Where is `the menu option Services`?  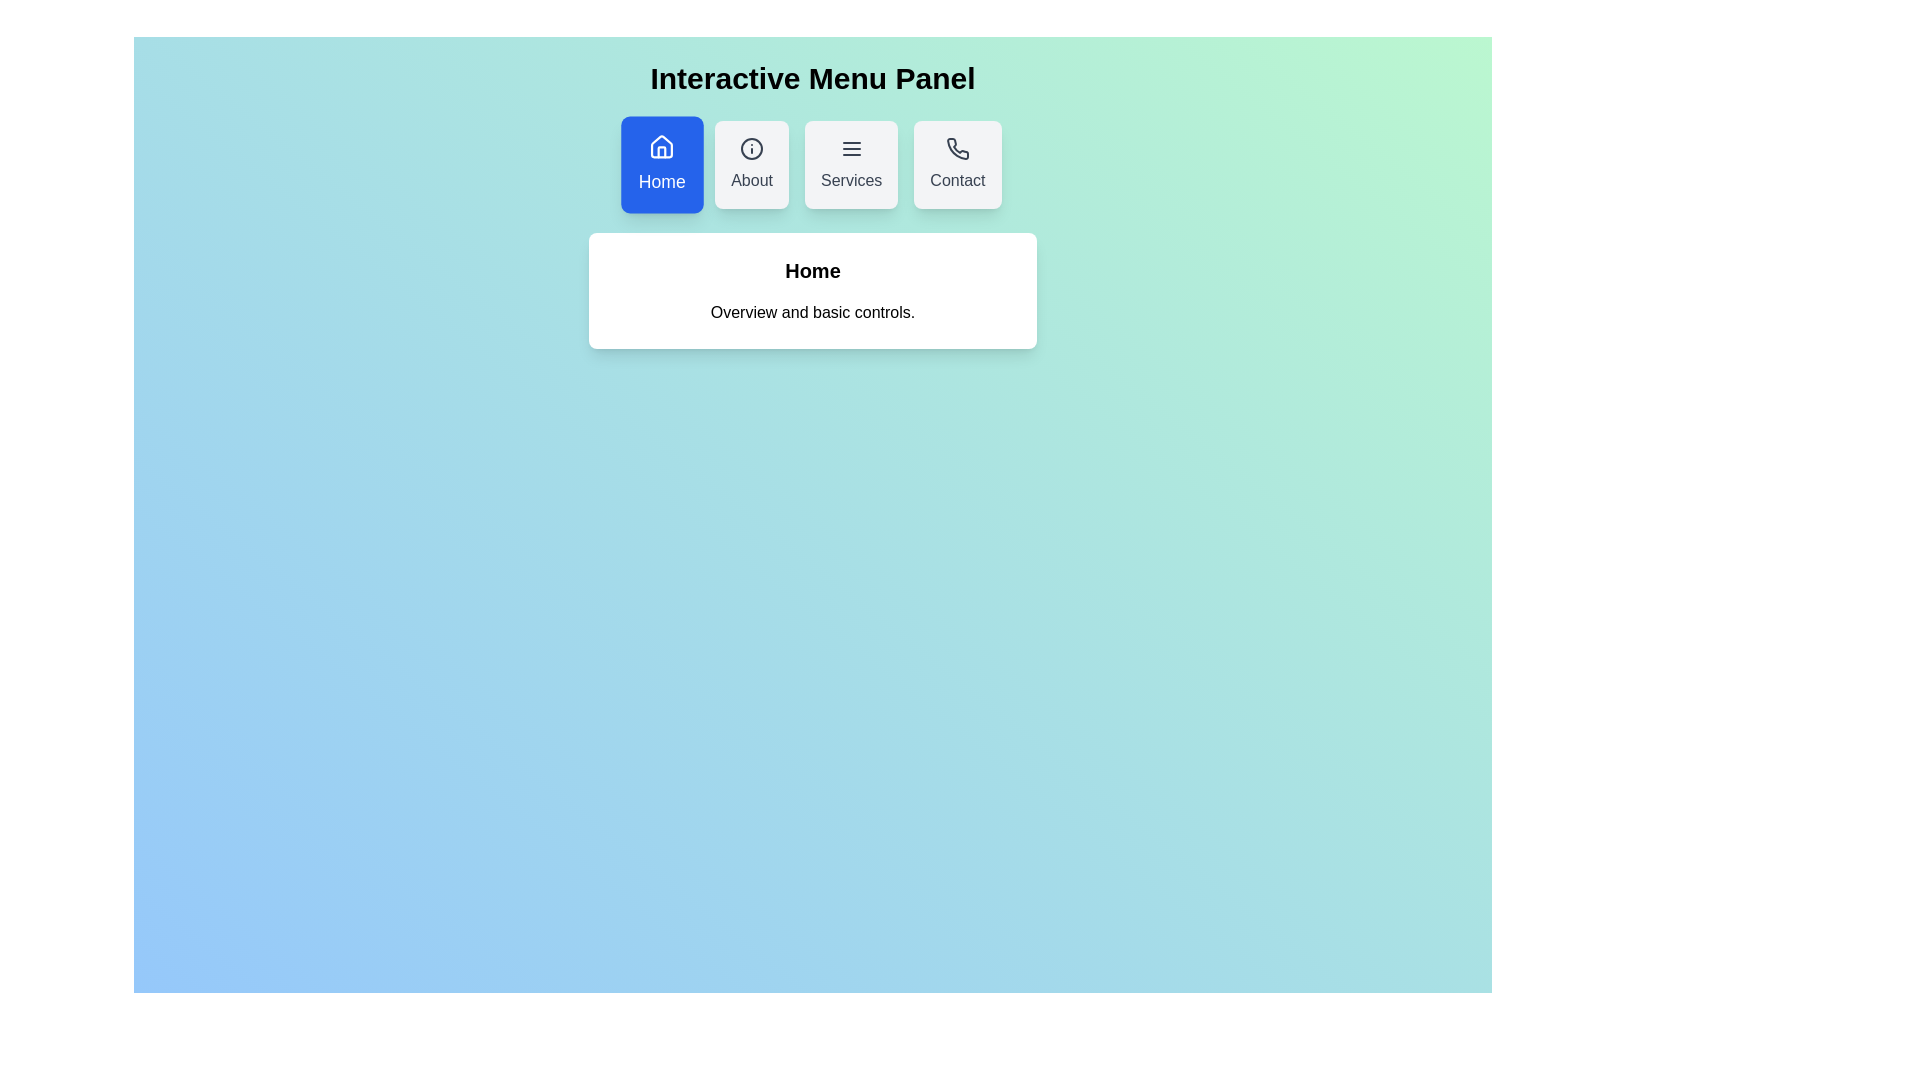 the menu option Services is located at coordinates (851, 164).